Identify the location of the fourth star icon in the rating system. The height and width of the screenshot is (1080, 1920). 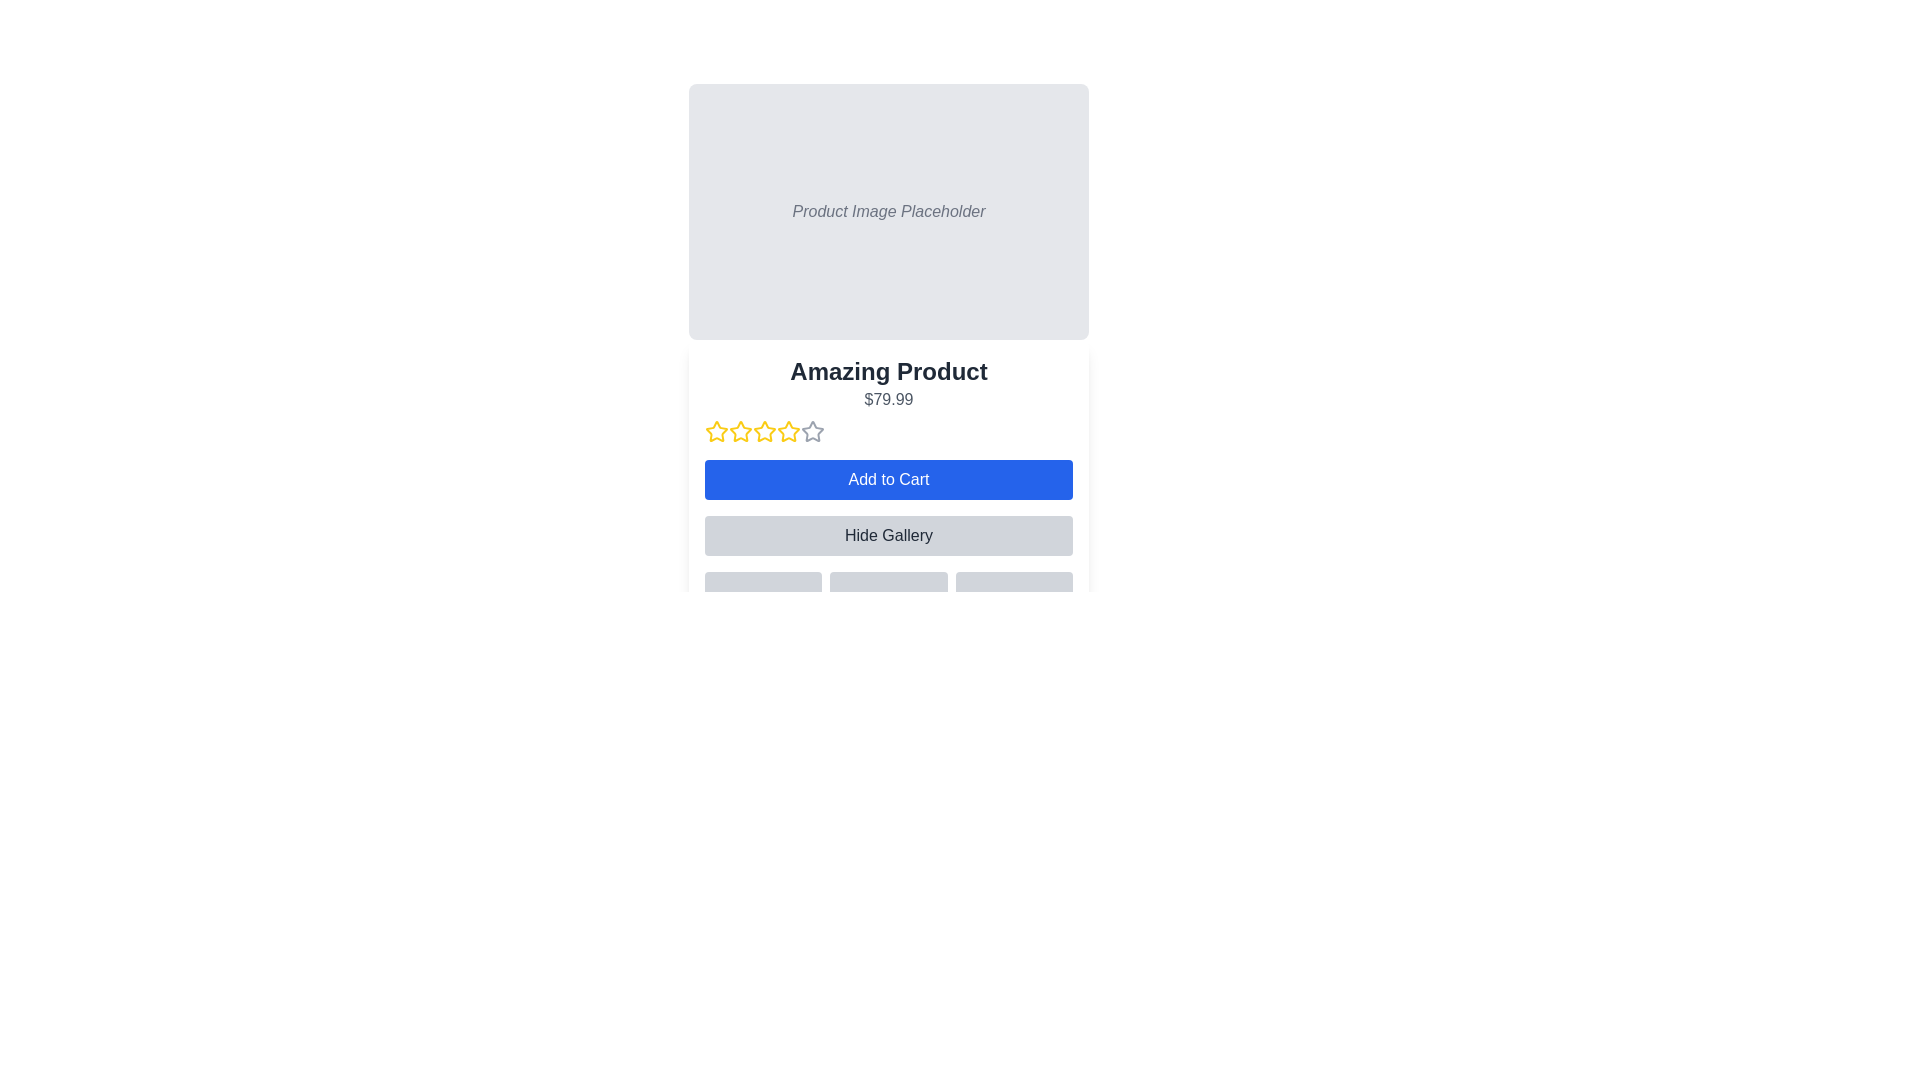
(763, 431).